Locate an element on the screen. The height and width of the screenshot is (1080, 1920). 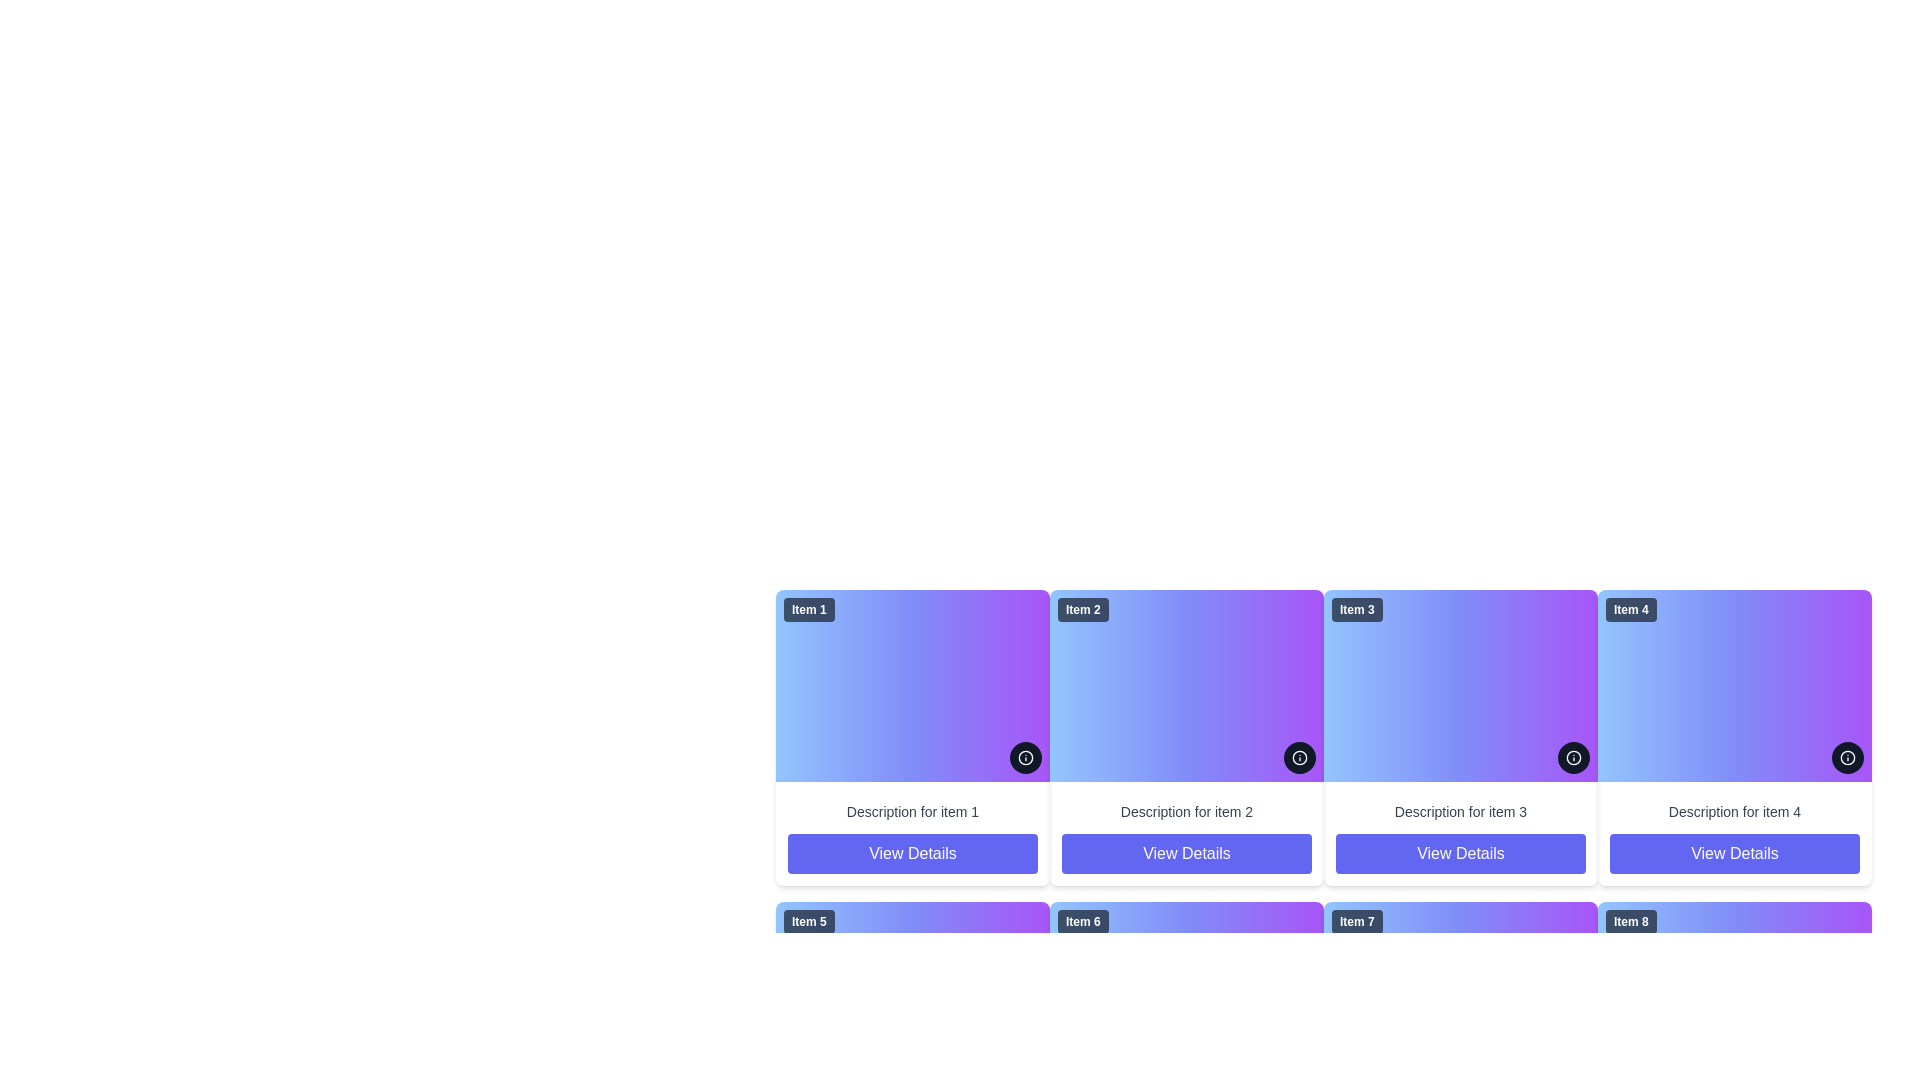
the button located at the bottom of the 'Item 2' card is located at coordinates (1186, 853).